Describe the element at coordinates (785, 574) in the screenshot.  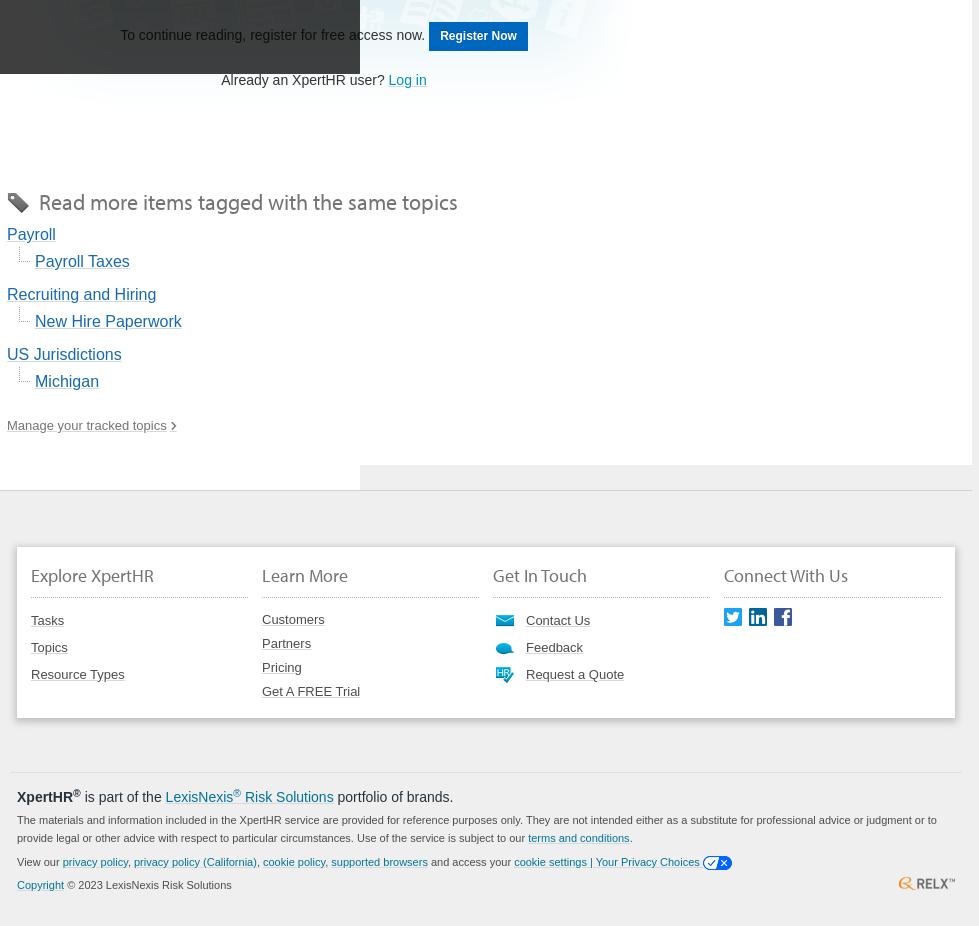
I see `'Connect With Us'` at that location.